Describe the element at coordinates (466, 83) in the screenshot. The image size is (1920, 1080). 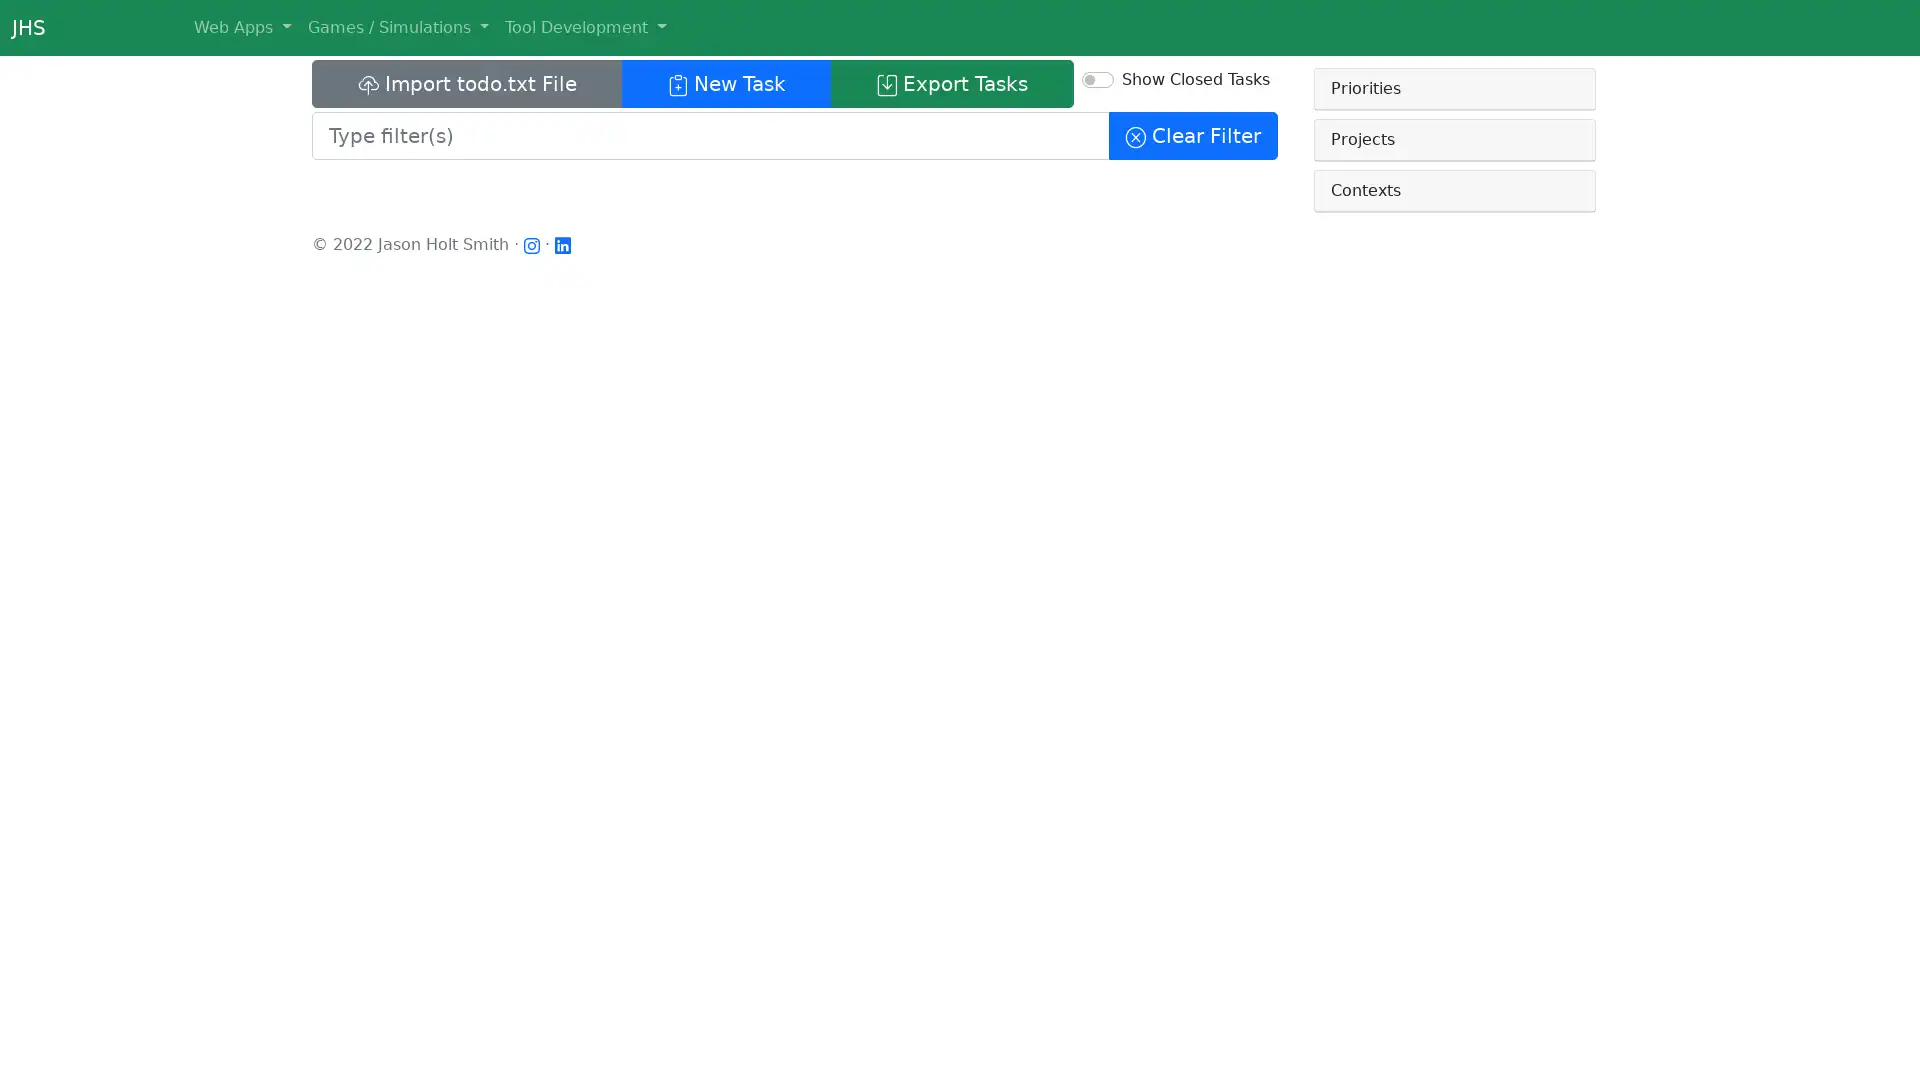
I see `upload file` at that location.